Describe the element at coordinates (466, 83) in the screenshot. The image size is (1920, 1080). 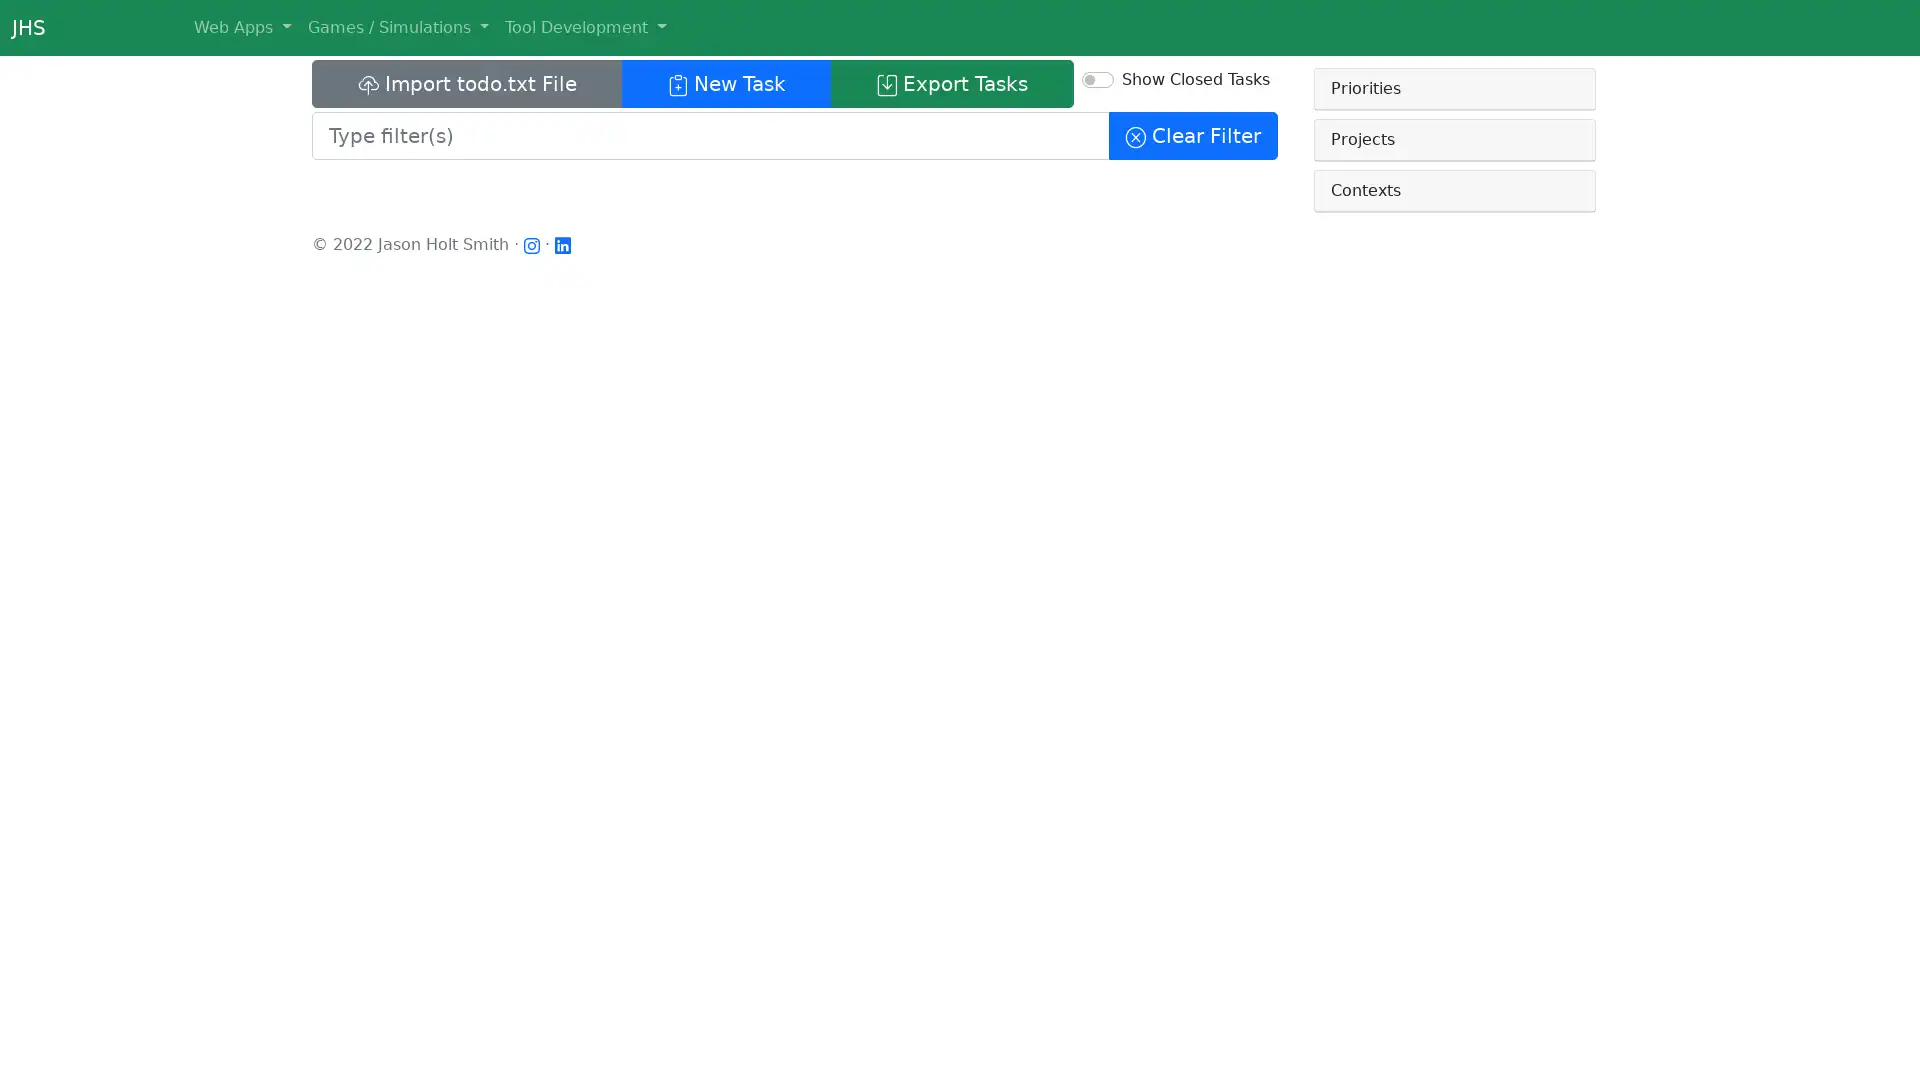
I see `upload file` at that location.